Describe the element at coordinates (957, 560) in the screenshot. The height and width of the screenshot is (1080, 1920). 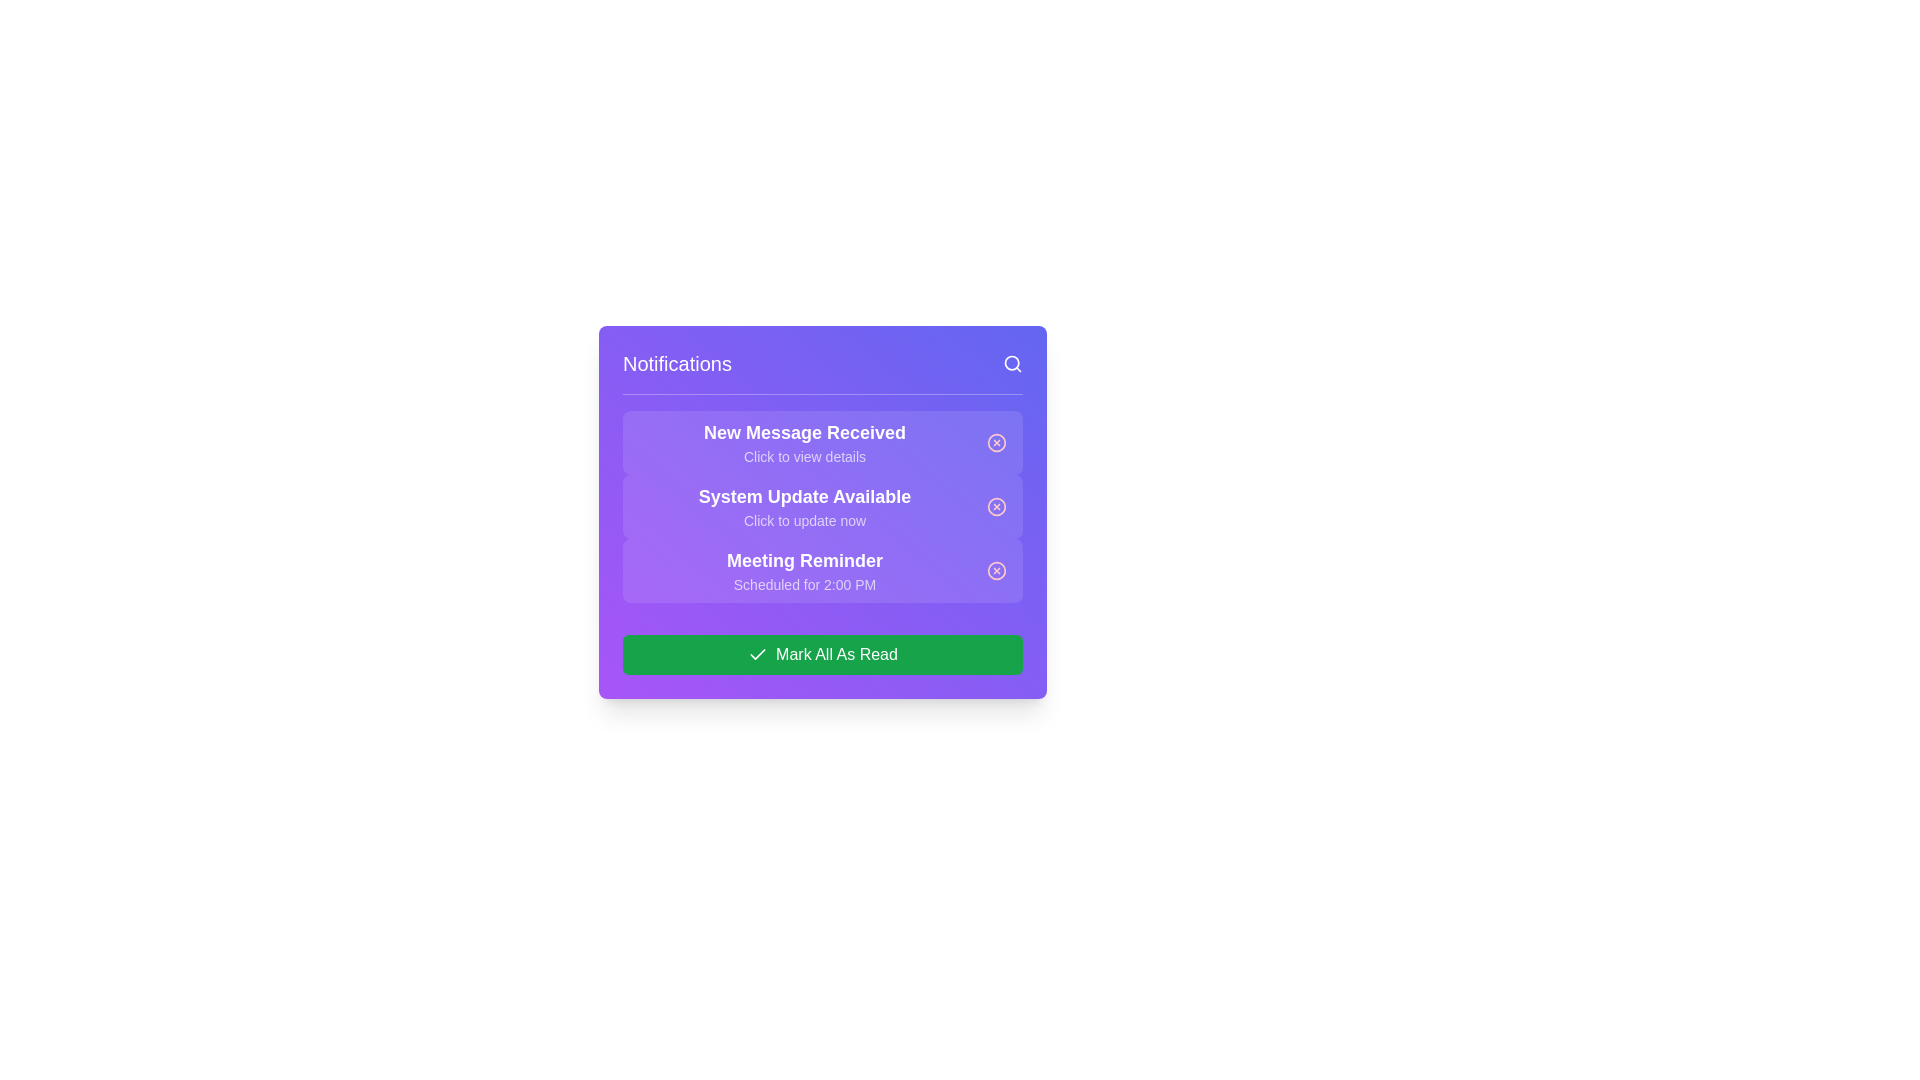
I see `the dismissal button of the notification reminding users of a meeting scheduled at 2:00 PM, which is the third item in the notification panel` at that location.